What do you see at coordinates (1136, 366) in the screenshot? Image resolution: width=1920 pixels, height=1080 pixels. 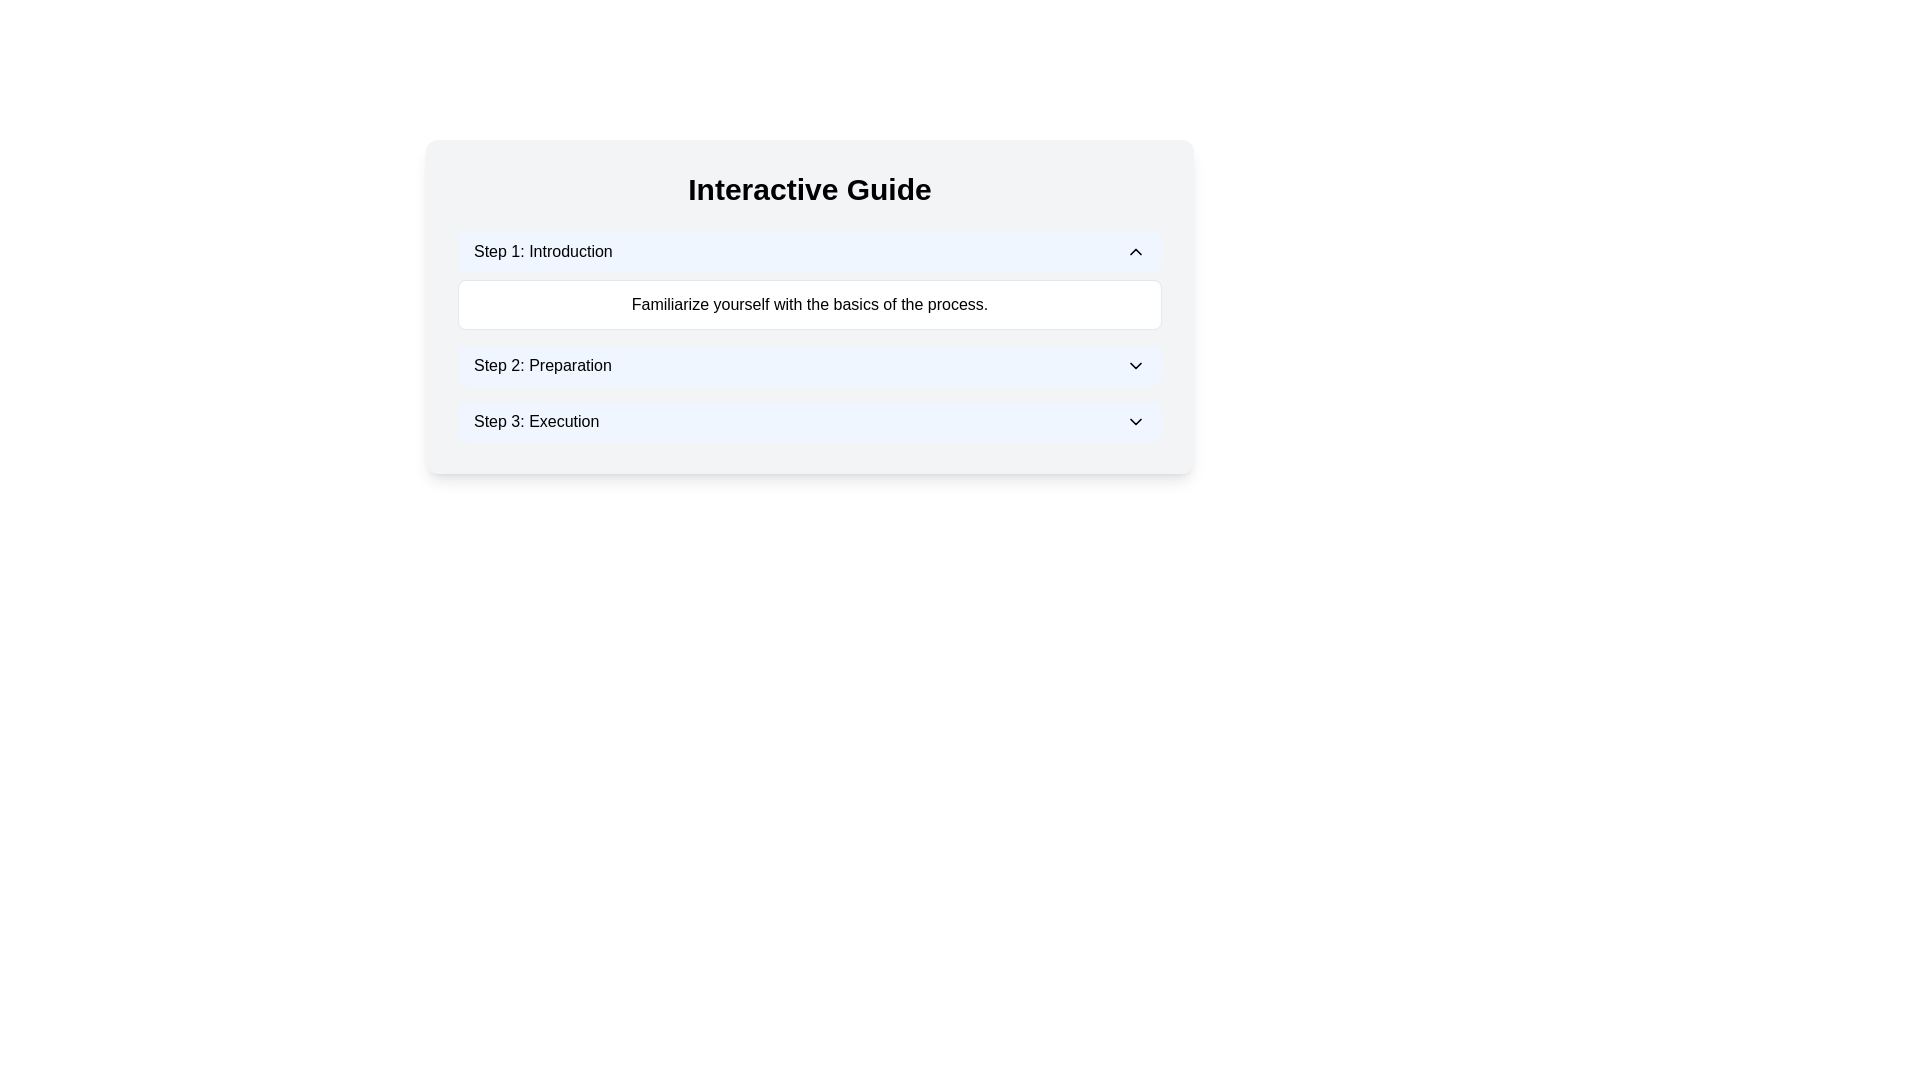 I see `the downward-facing chevron icon located at the far-right edge of the 'Step 2: Preparation' header block` at bounding box center [1136, 366].